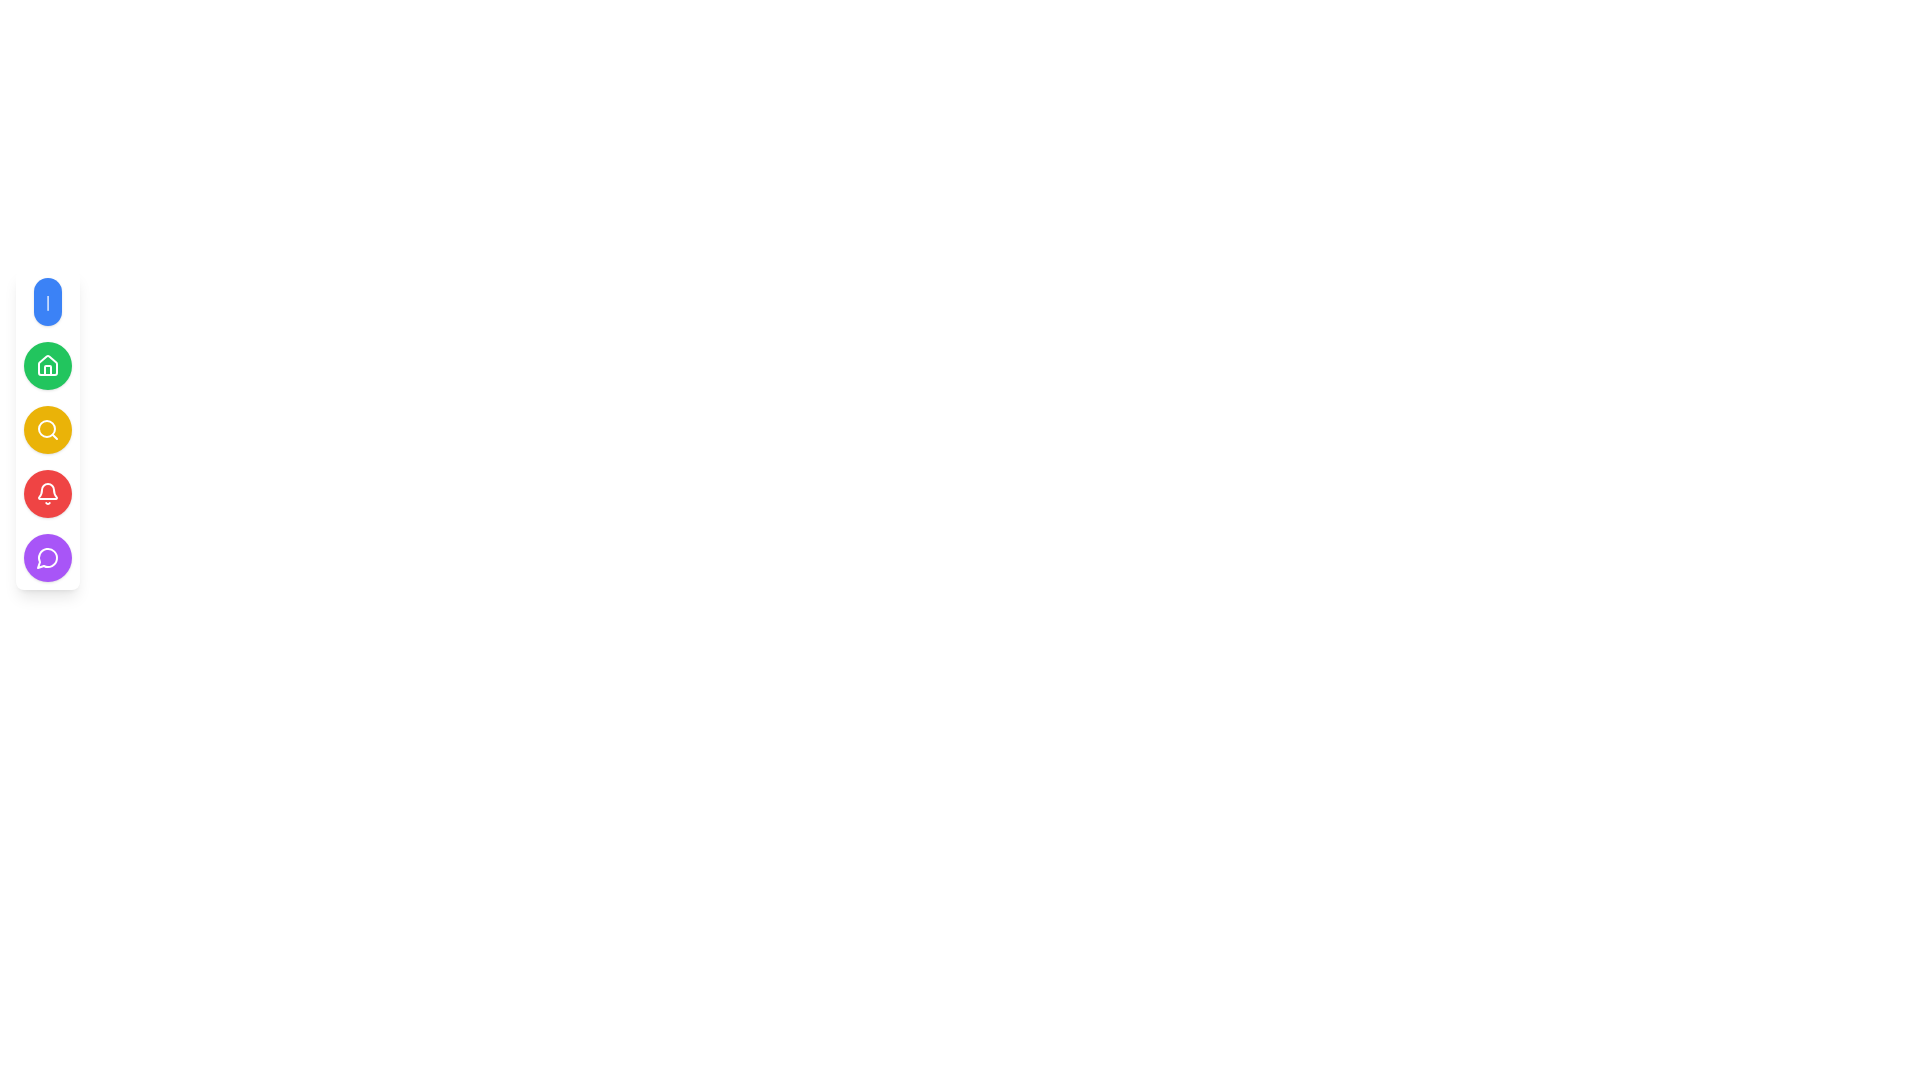 Image resolution: width=1920 pixels, height=1080 pixels. Describe the element at coordinates (48, 366) in the screenshot. I see `the 'Home' Icon button located in the vertical navigation menu, positioned between a blue circular button above and a yellow circular button below` at that location.